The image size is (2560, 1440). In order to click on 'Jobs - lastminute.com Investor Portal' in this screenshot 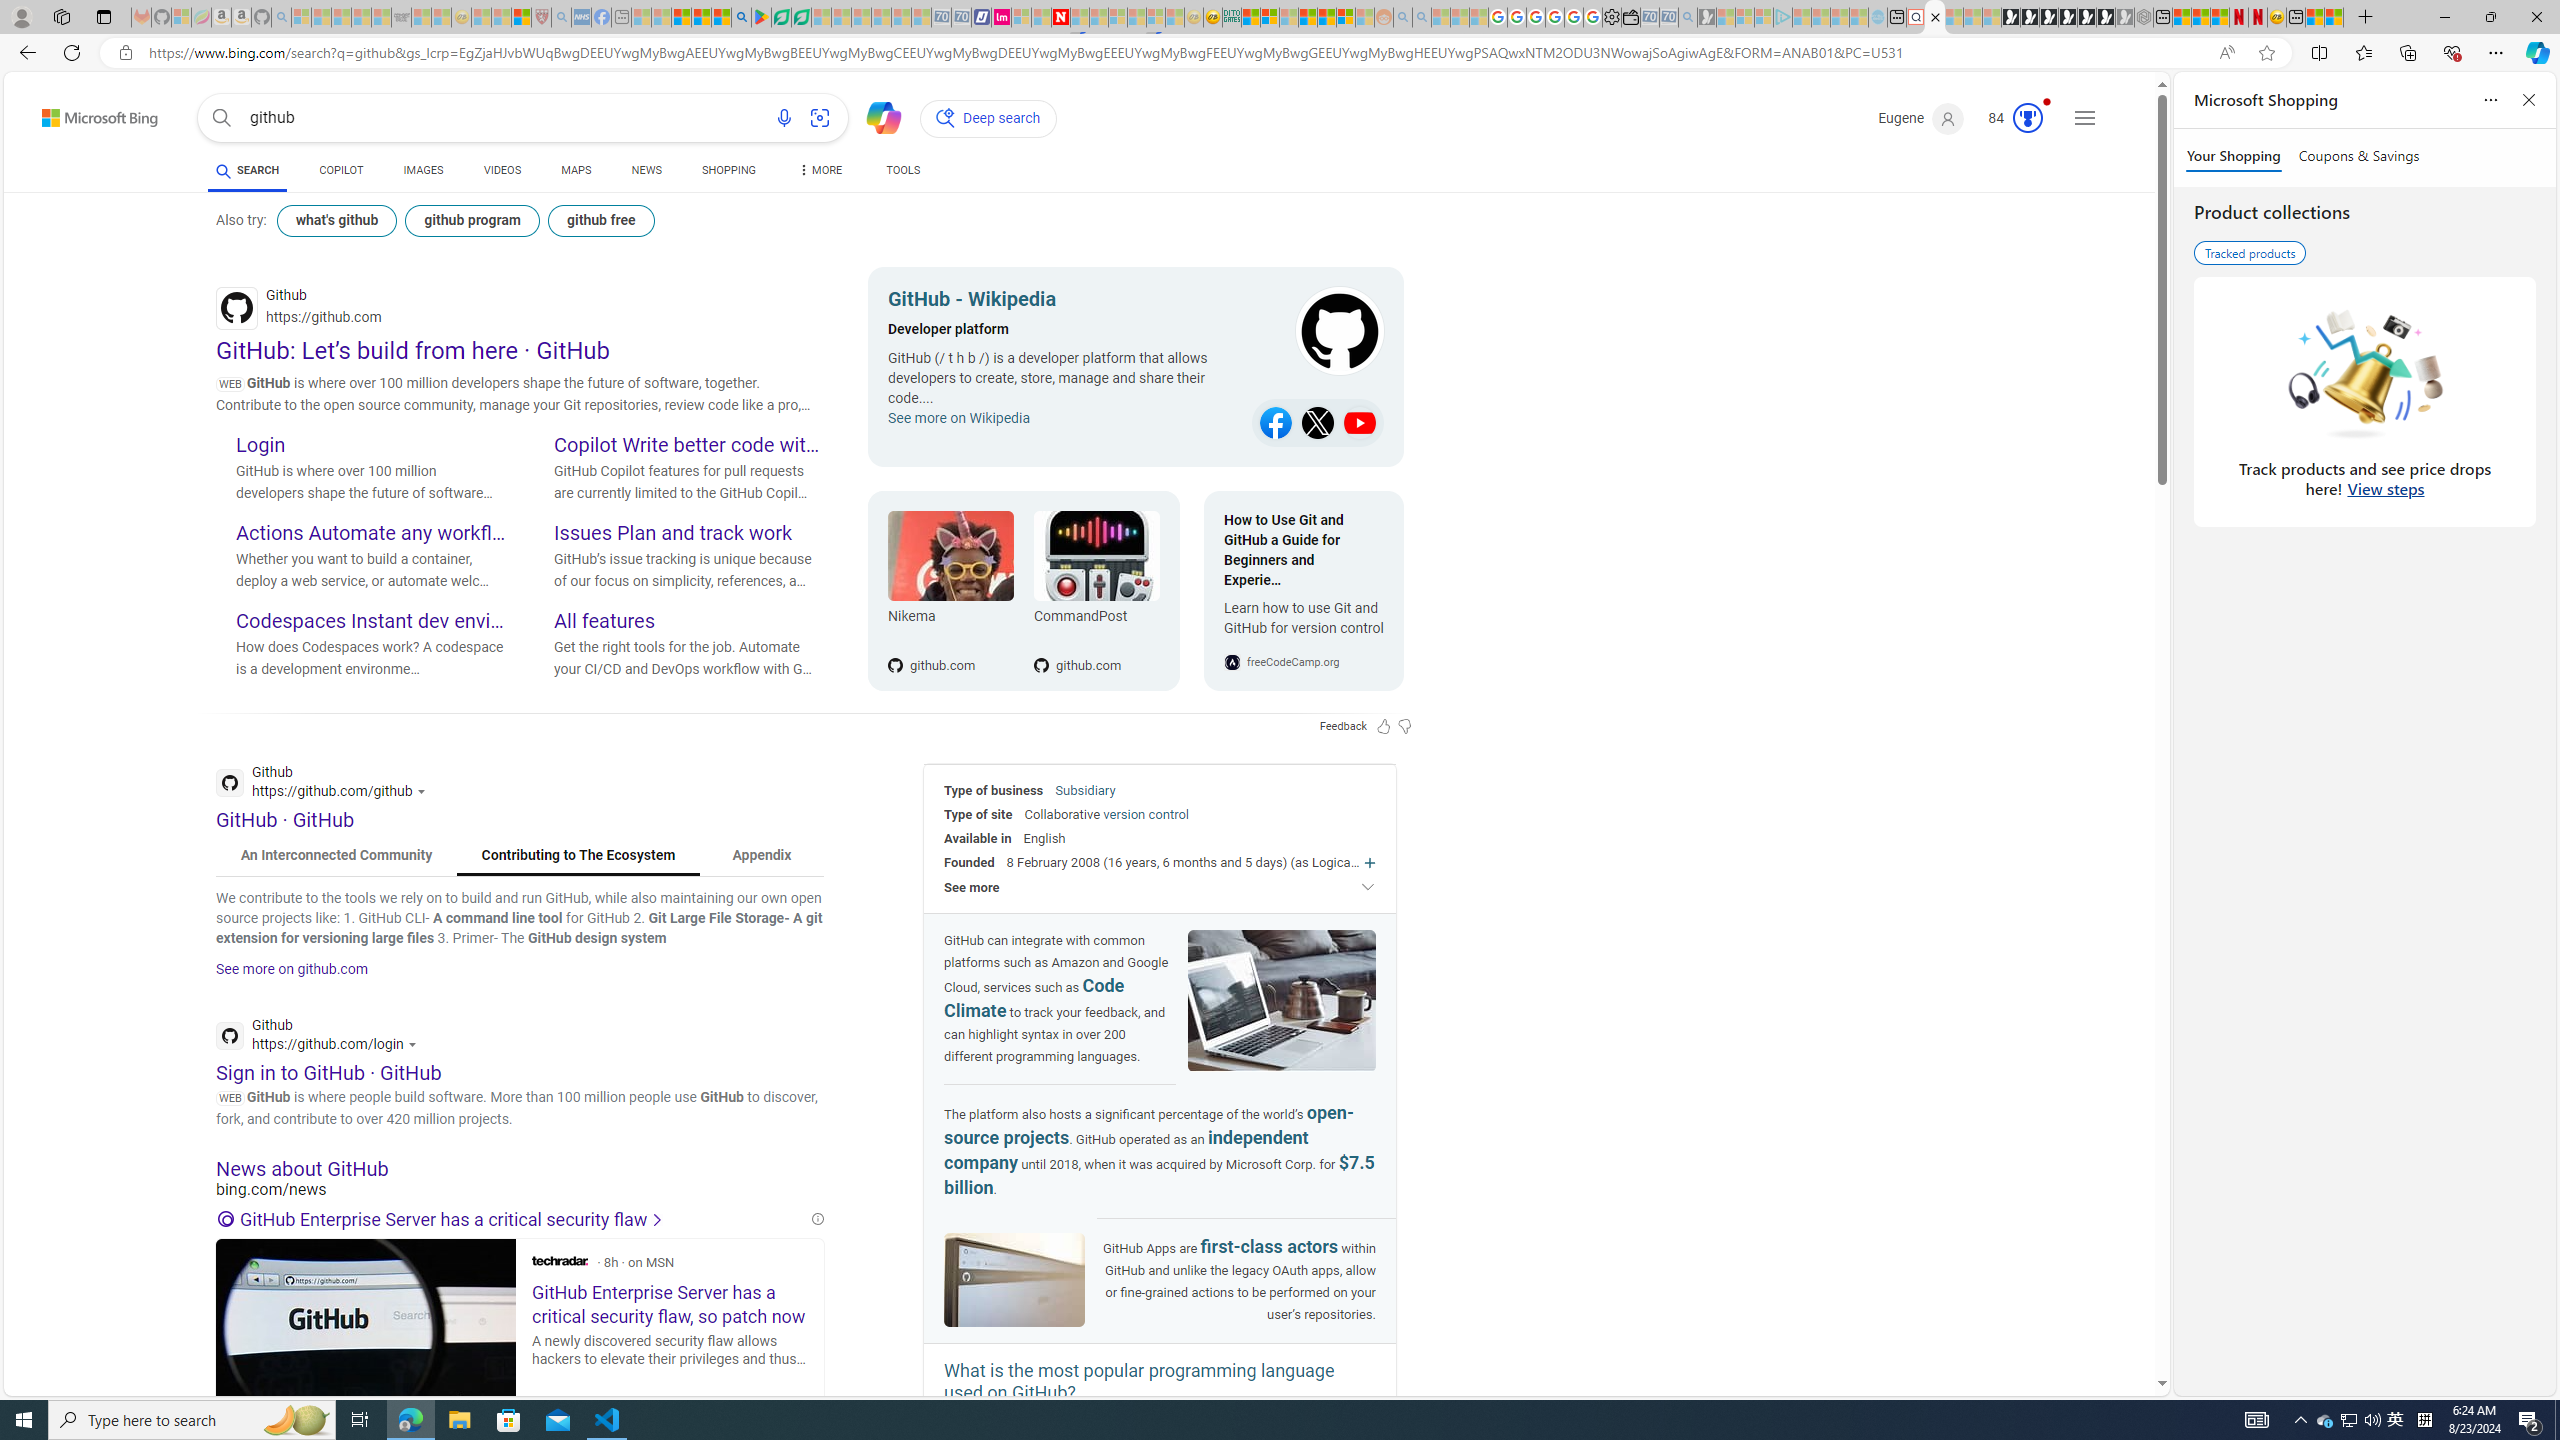, I will do `click(999, 16)`.